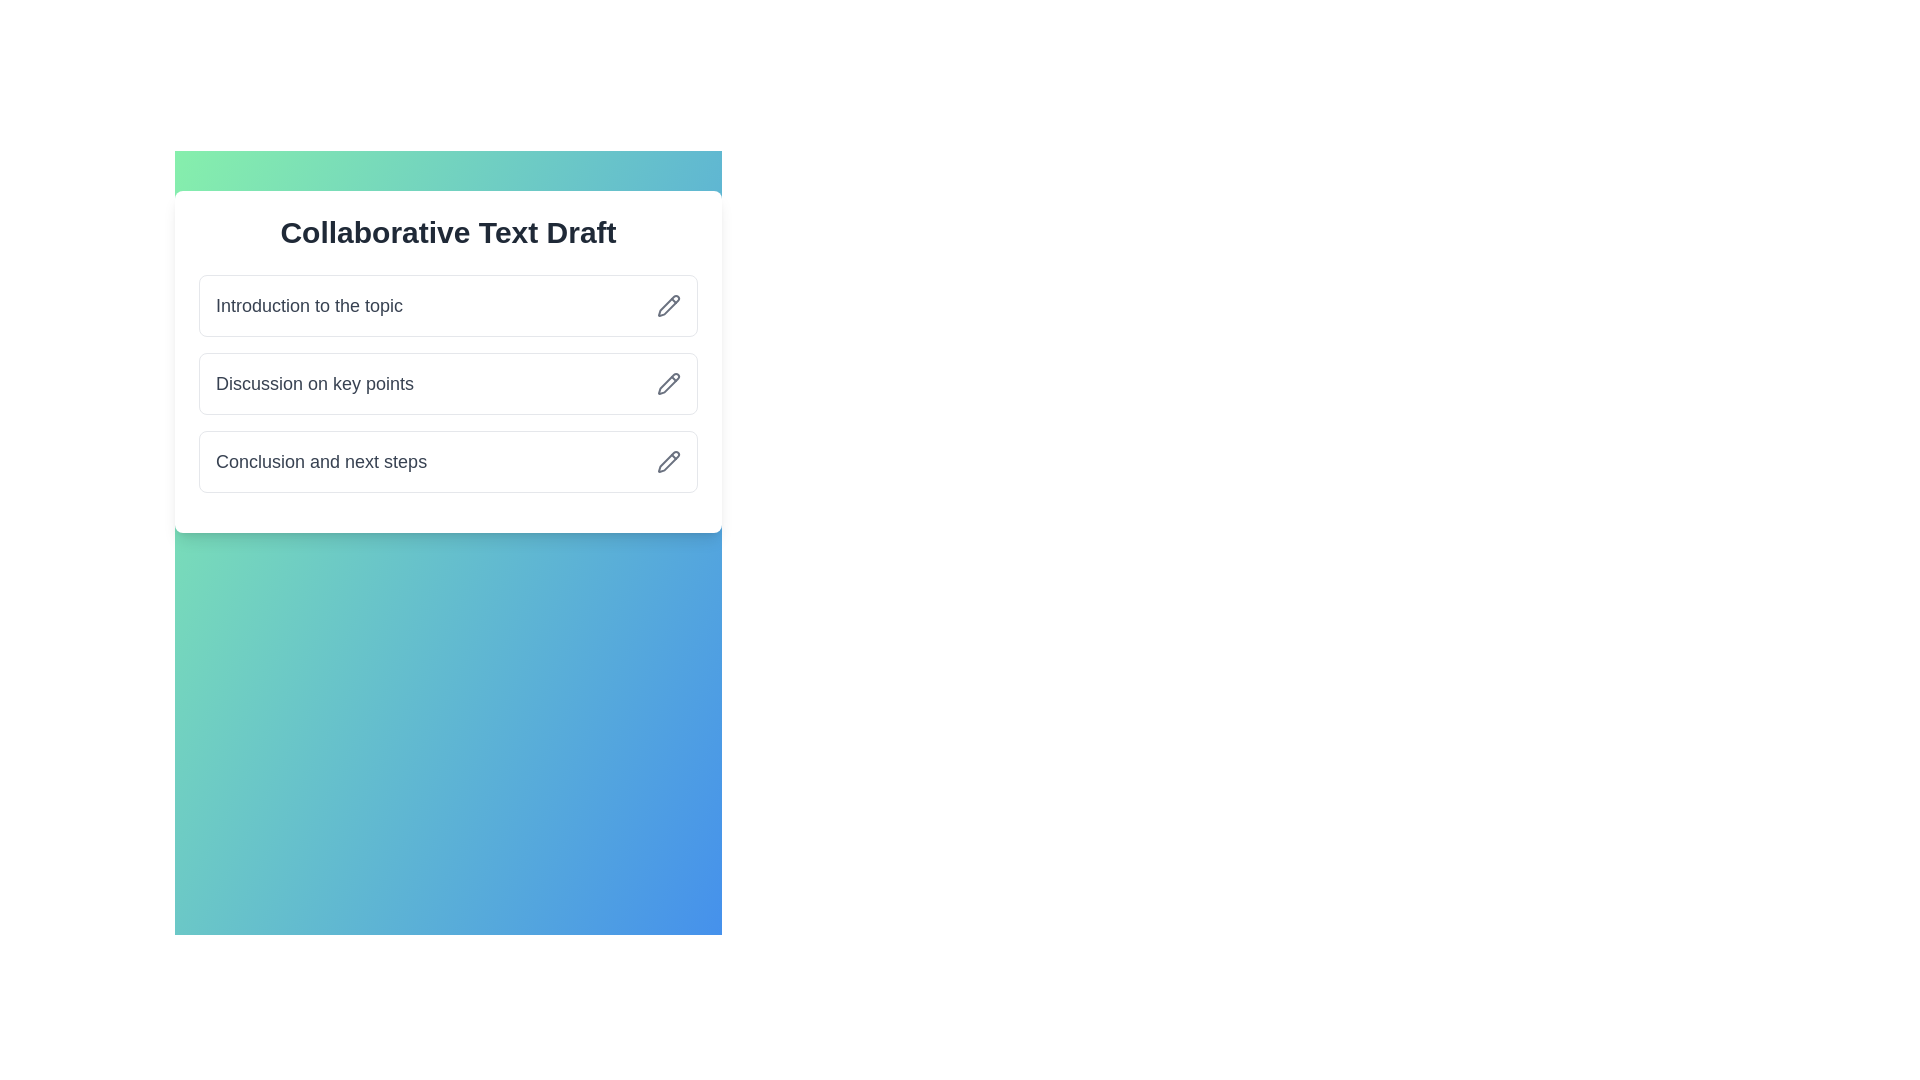 The image size is (1920, 1080). I want to click on the editable state indicator icon located to the right of the text 'Conclusion and next steps', so click(668, 462).